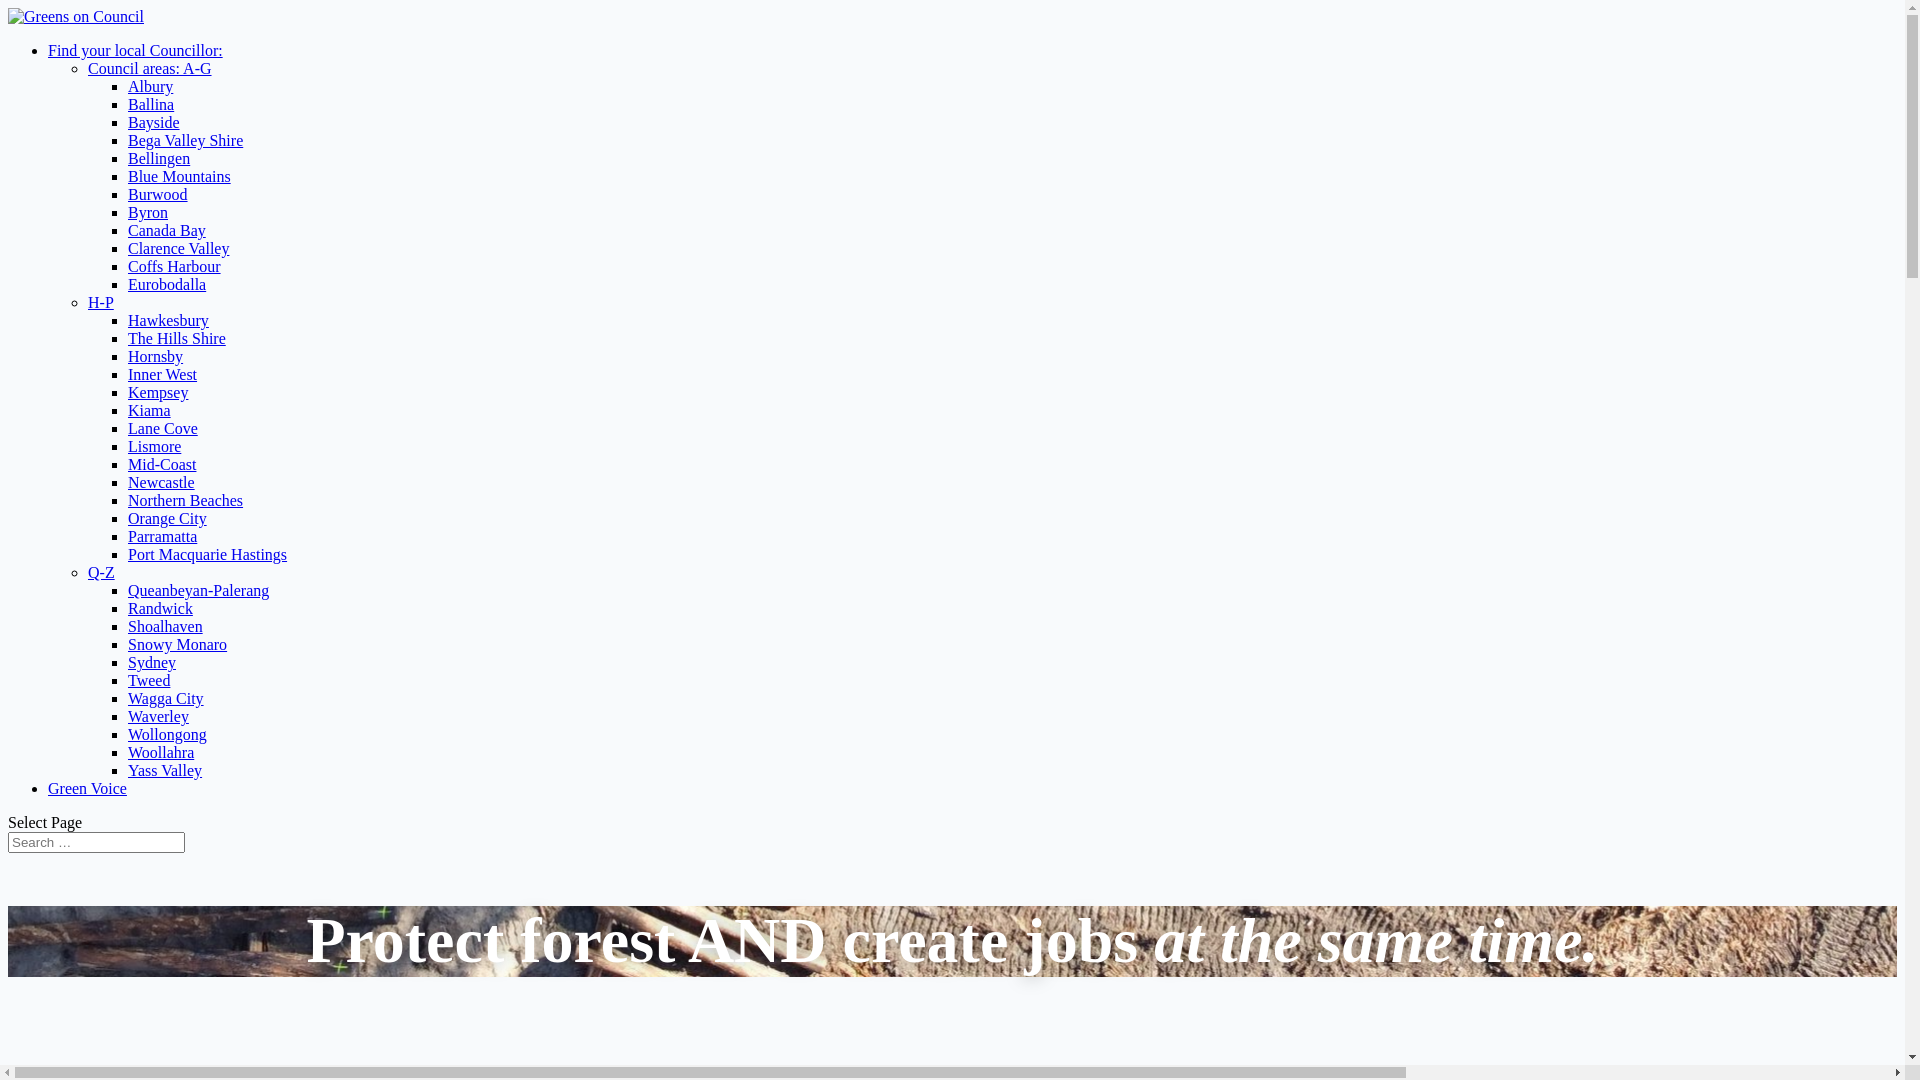 The image size is (1920, 1080). I want to click on 'Find your local Councillor:', so click(134, 49).